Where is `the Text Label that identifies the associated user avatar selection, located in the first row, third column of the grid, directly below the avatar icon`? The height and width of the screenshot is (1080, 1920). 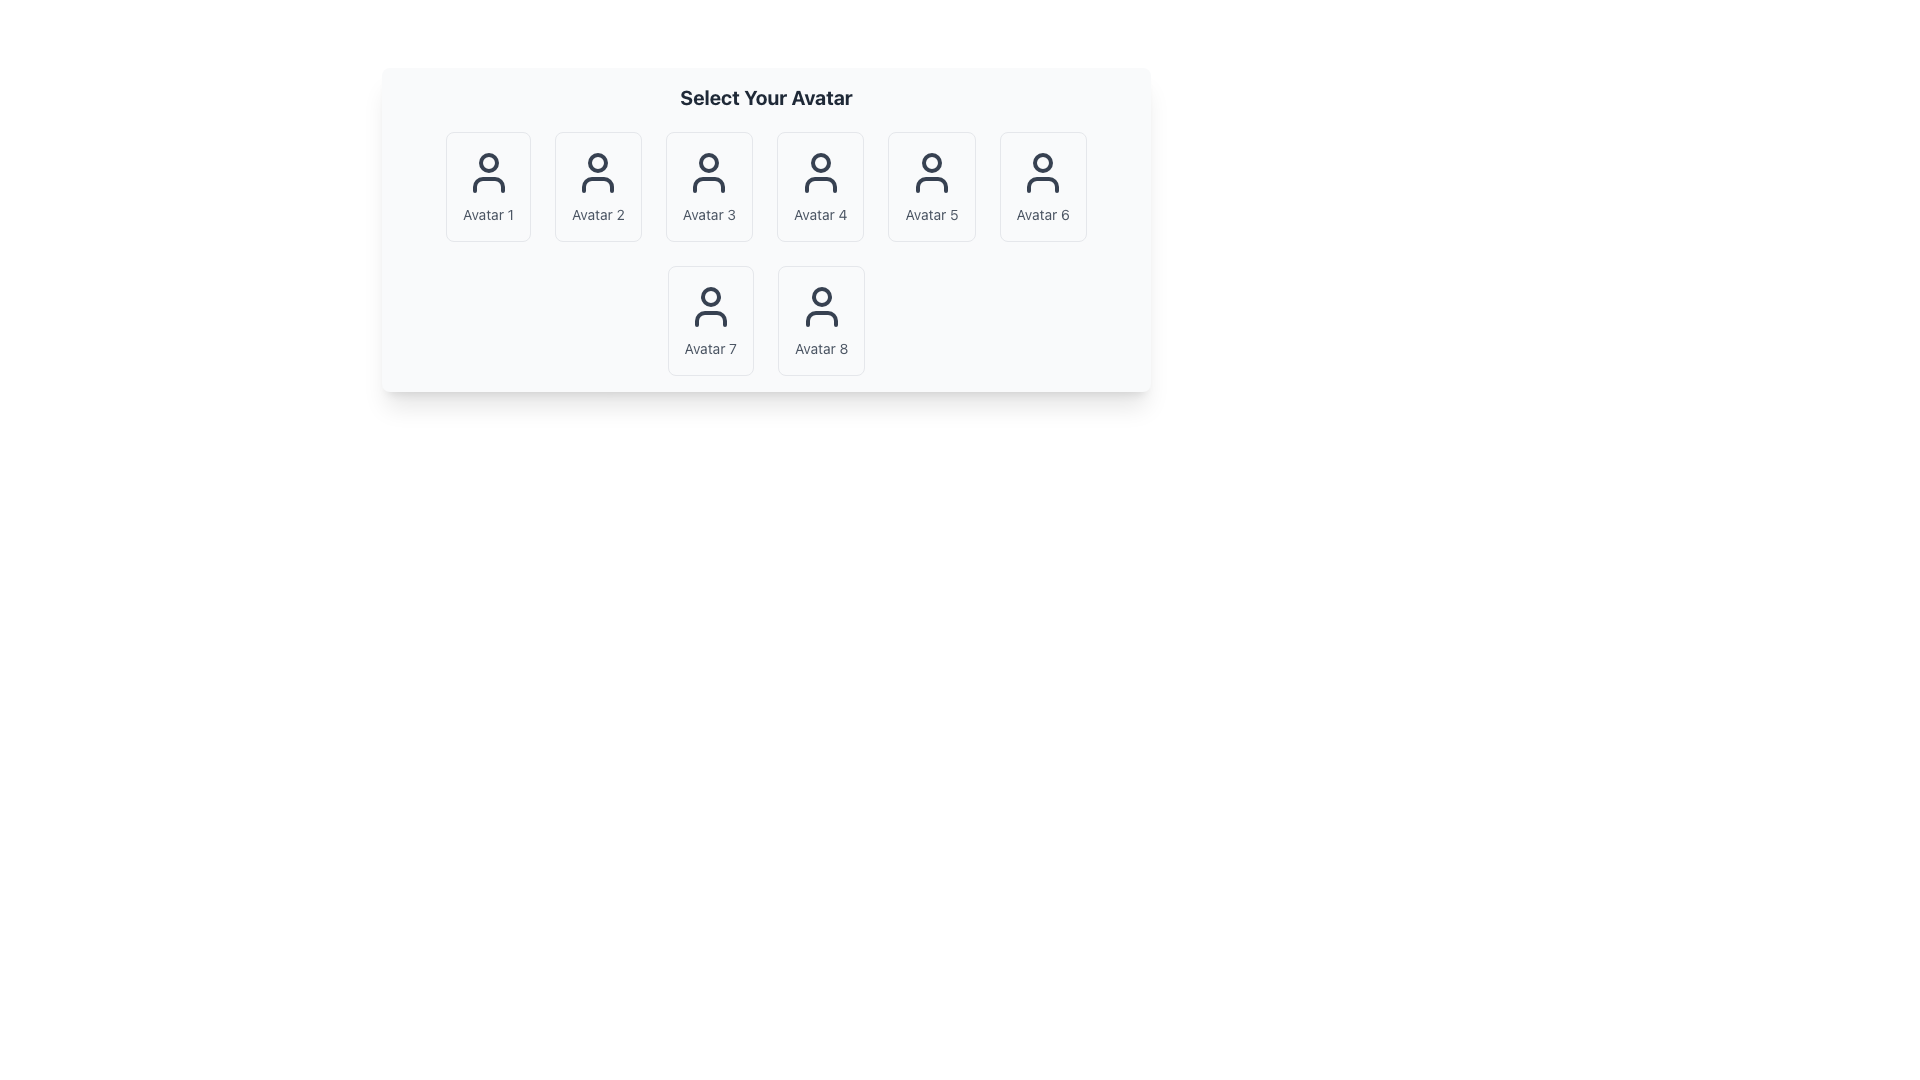
the Text Label that identifies the associated user avatar selection, located in the first row, third column of the grid, directly below the avatar icon is located at coordinates (709, 215).